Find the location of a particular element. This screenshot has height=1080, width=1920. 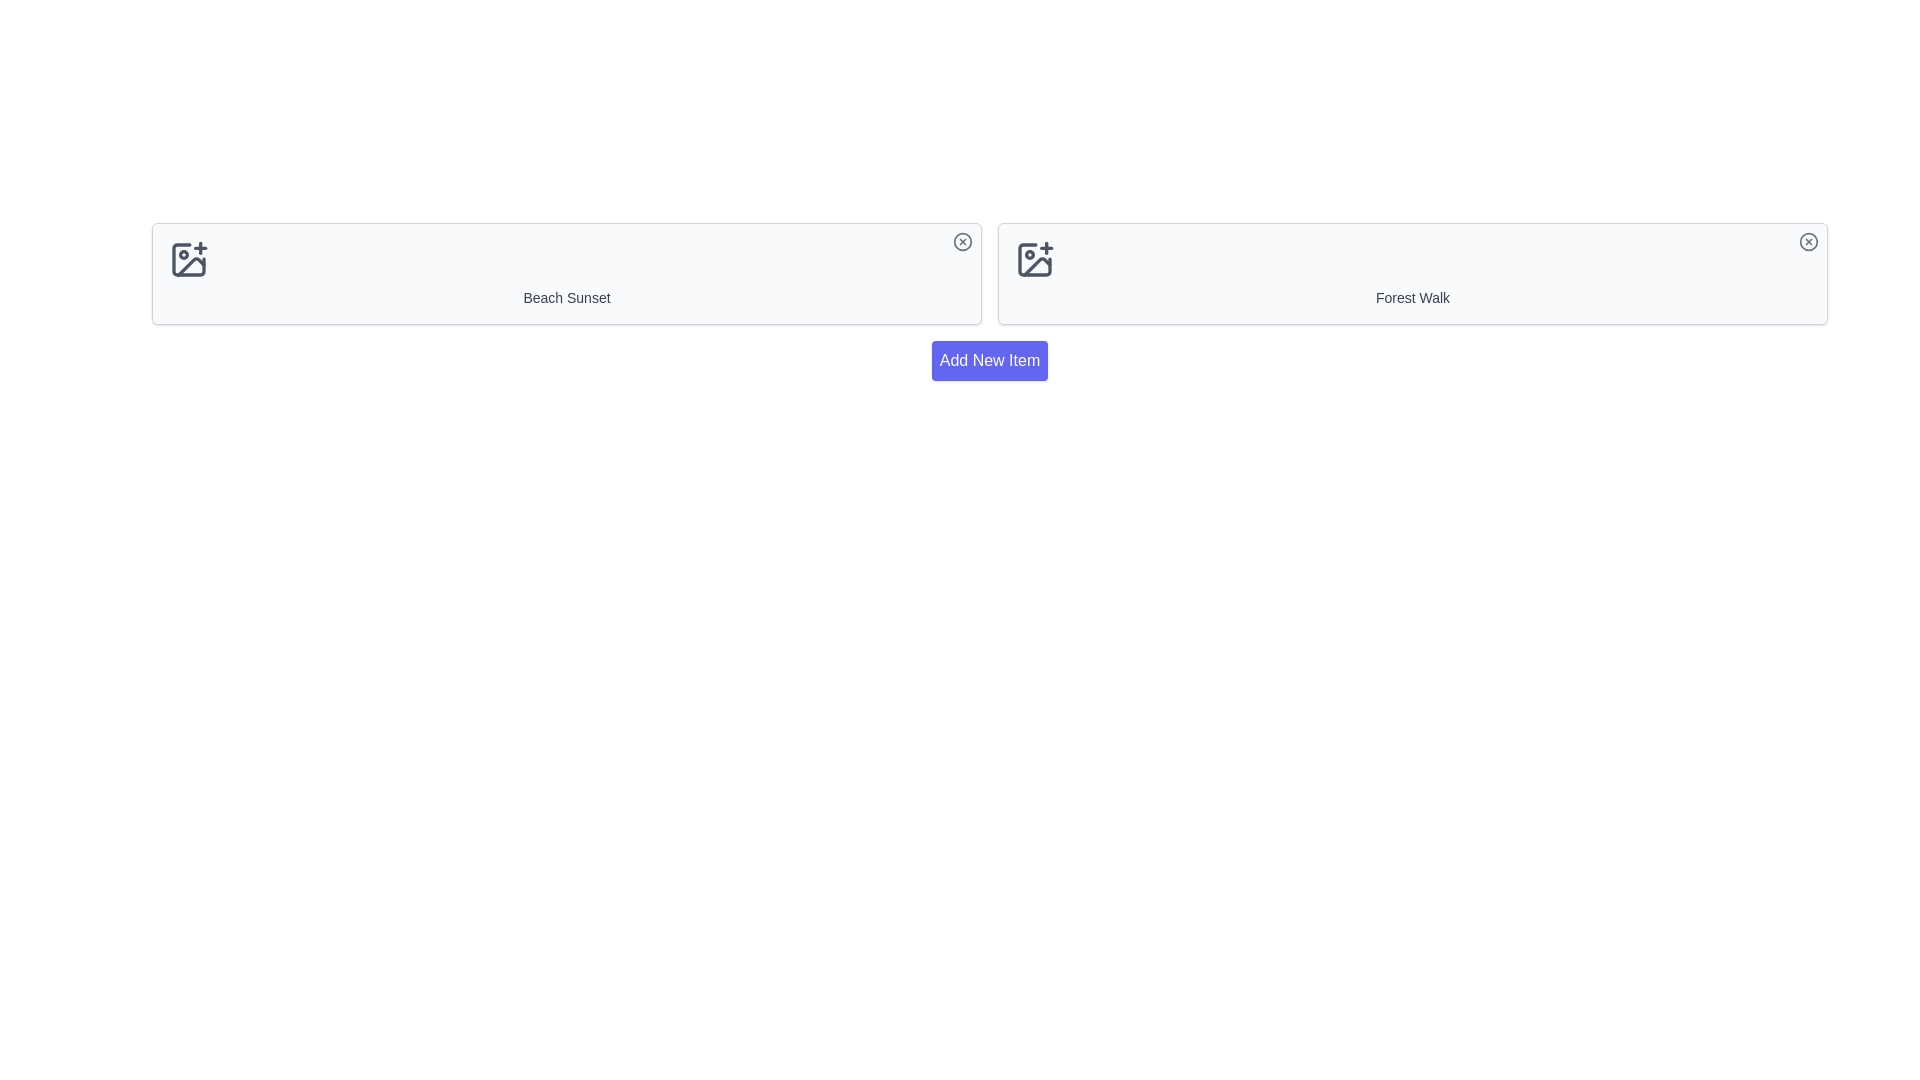

the image upload icon with a plus sign located in the top-right corner of the 'Forest Walk' card is located at coordinates (1035, 258).